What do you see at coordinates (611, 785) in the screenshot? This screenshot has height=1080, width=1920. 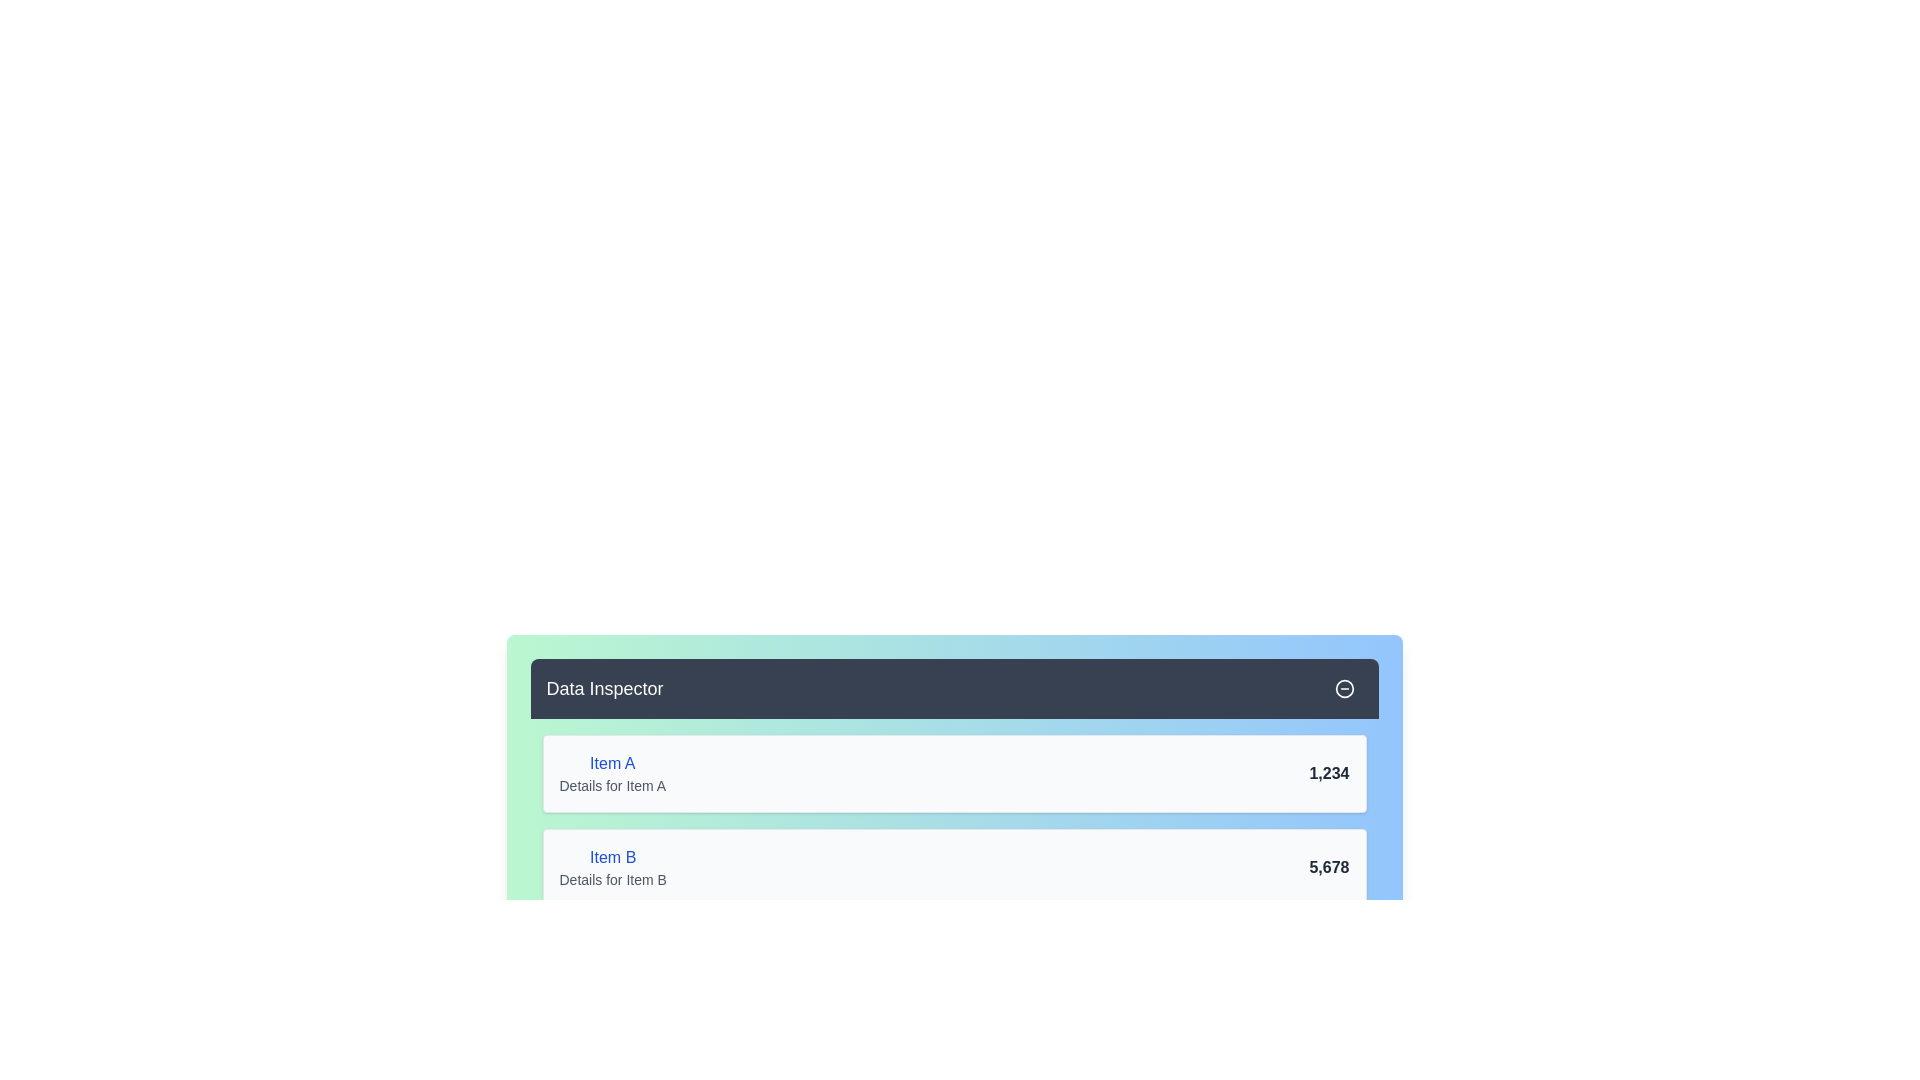 I see `the non-interactive text label providing additional information about 'Item A', located below the dark blue header labeled 'Data Inspector' in the light green area` at bounding box center [611, 785].